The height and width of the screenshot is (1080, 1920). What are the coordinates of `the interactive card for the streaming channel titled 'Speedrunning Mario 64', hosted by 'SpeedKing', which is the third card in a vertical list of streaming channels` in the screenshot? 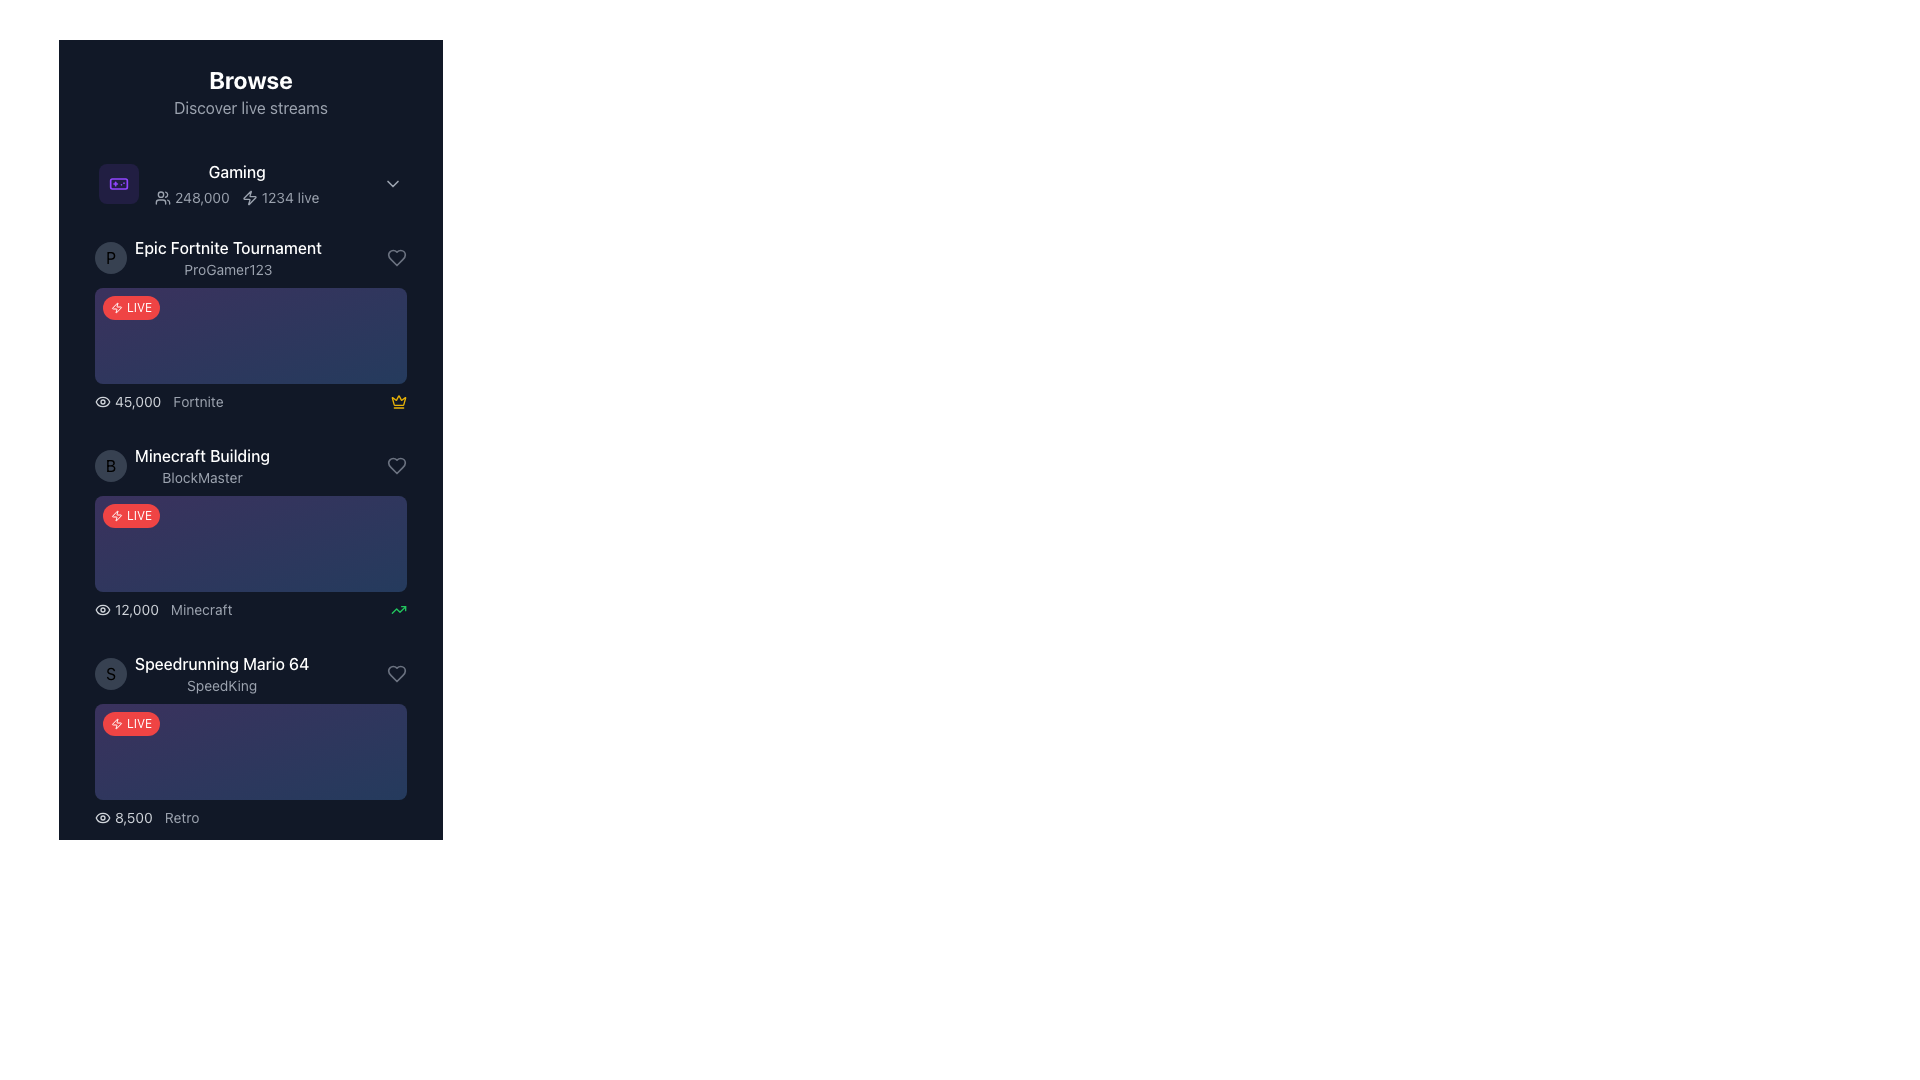 It's located at (249, 740).